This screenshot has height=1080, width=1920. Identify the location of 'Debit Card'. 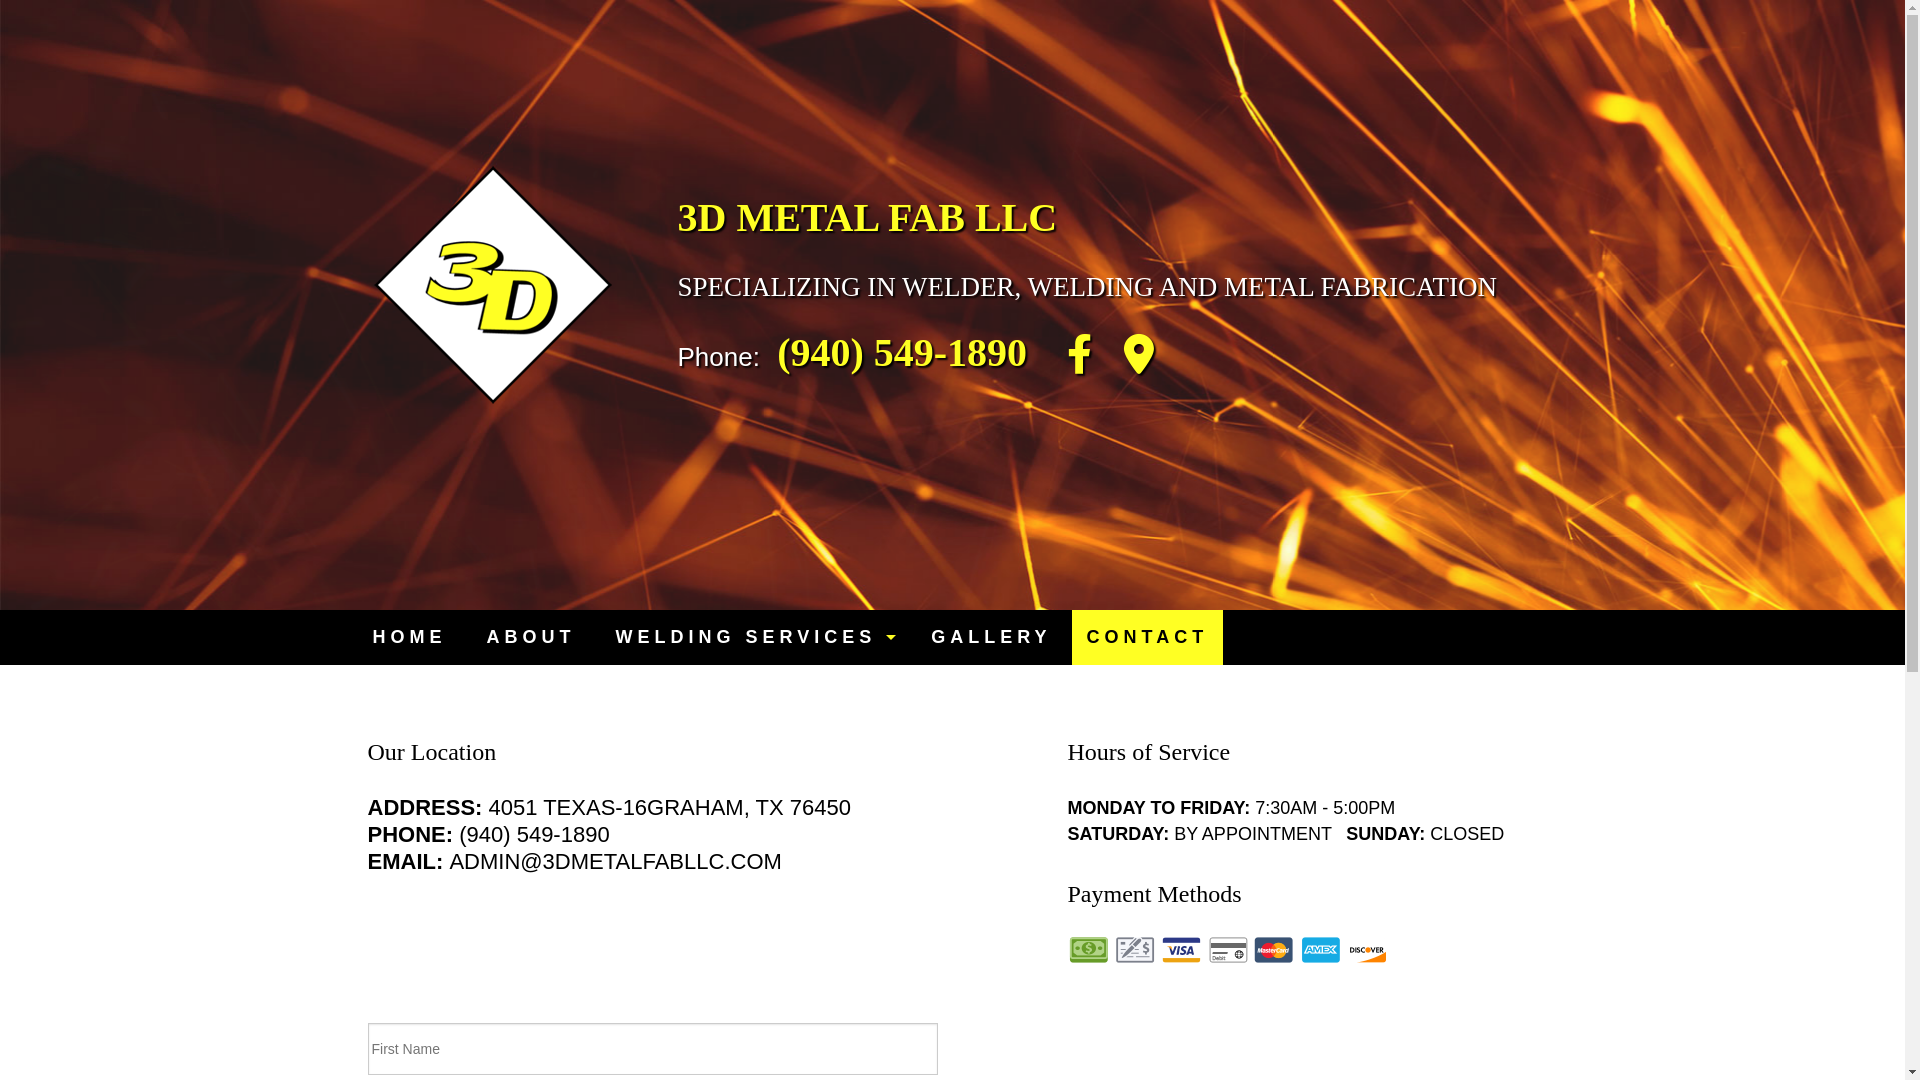
(1227, 948).